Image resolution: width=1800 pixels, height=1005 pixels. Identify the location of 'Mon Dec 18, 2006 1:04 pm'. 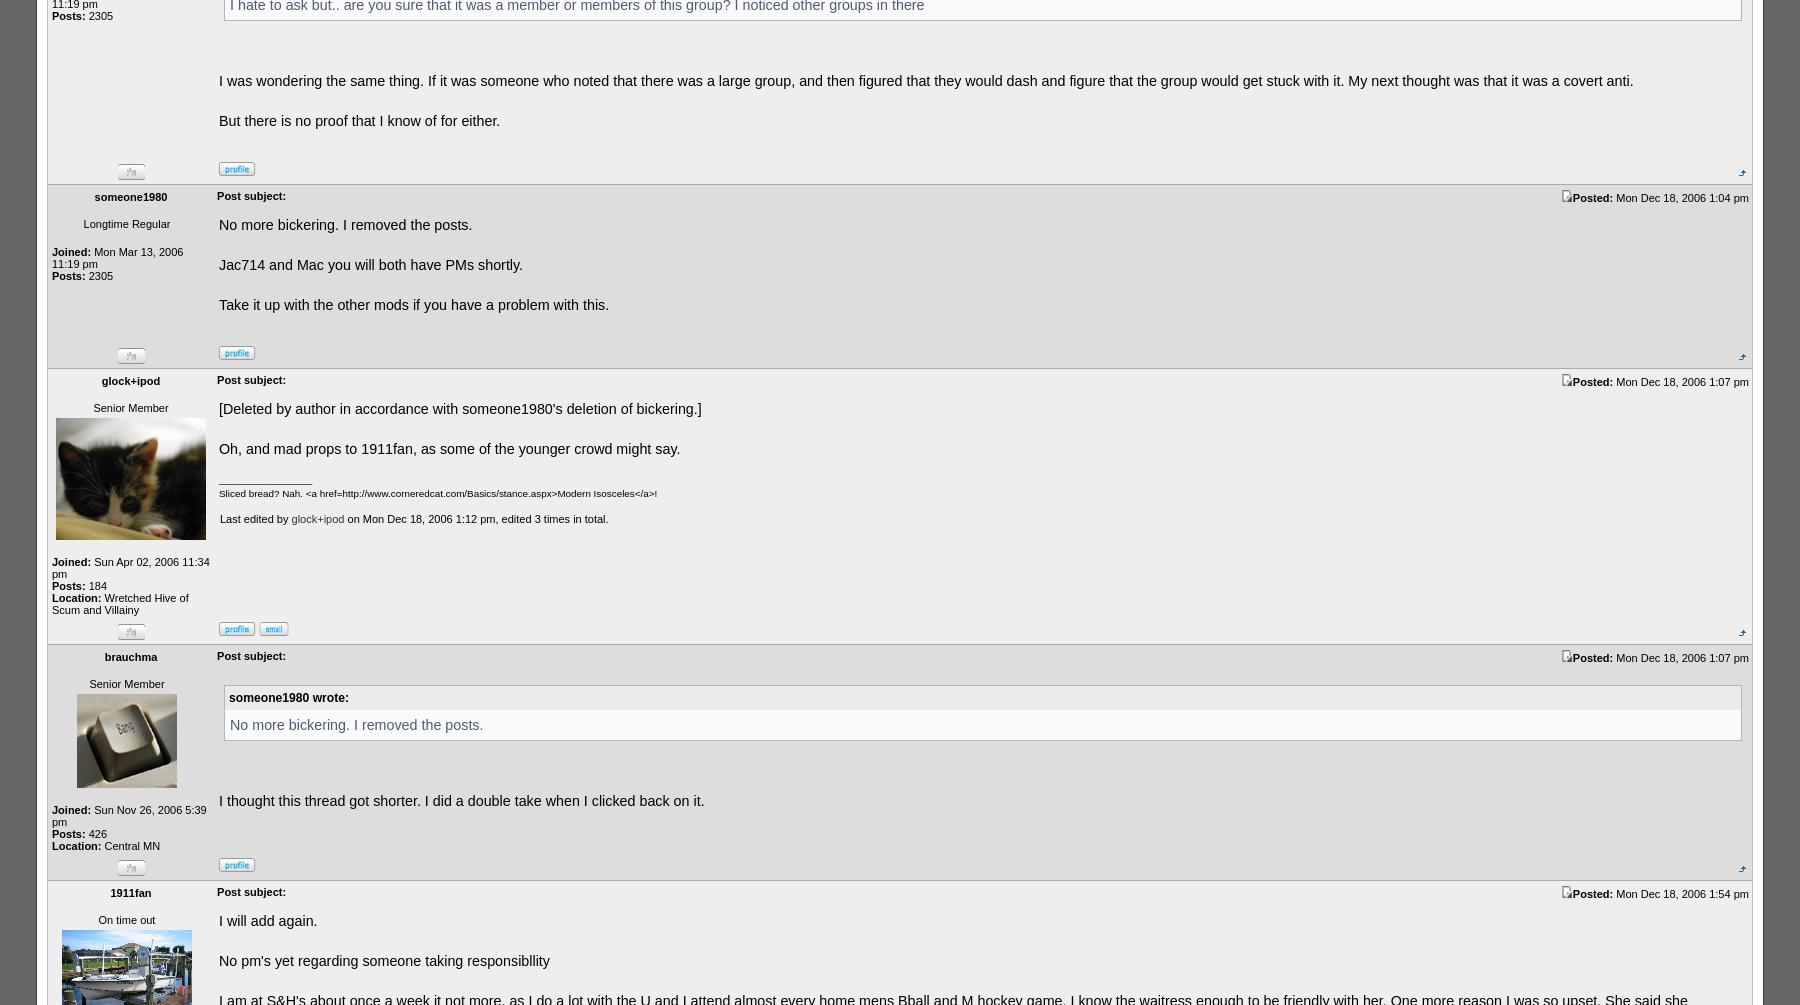
(1681, 196).